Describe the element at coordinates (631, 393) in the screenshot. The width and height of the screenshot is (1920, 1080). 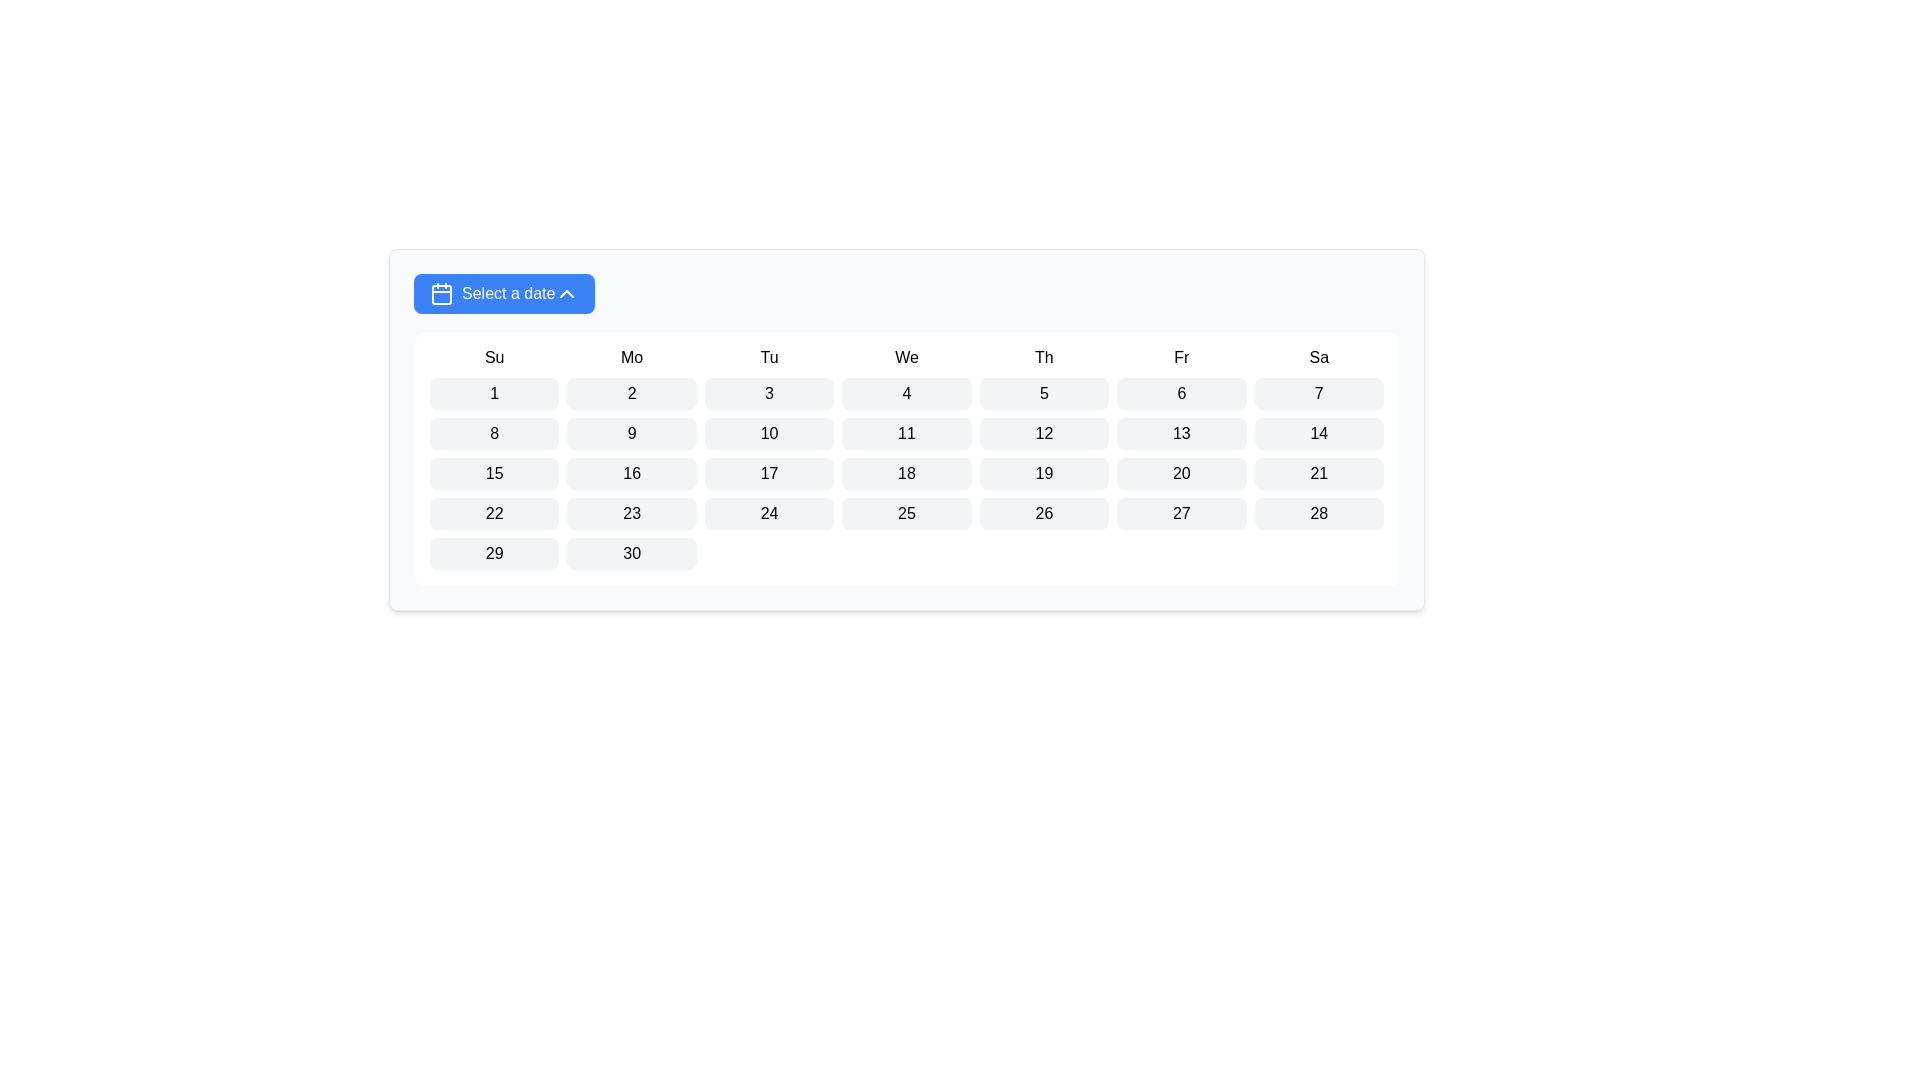
I see `the button representing the second day of the month in the calendar interface located in the second column of the first row beneath the 'Mo' header` at that location.